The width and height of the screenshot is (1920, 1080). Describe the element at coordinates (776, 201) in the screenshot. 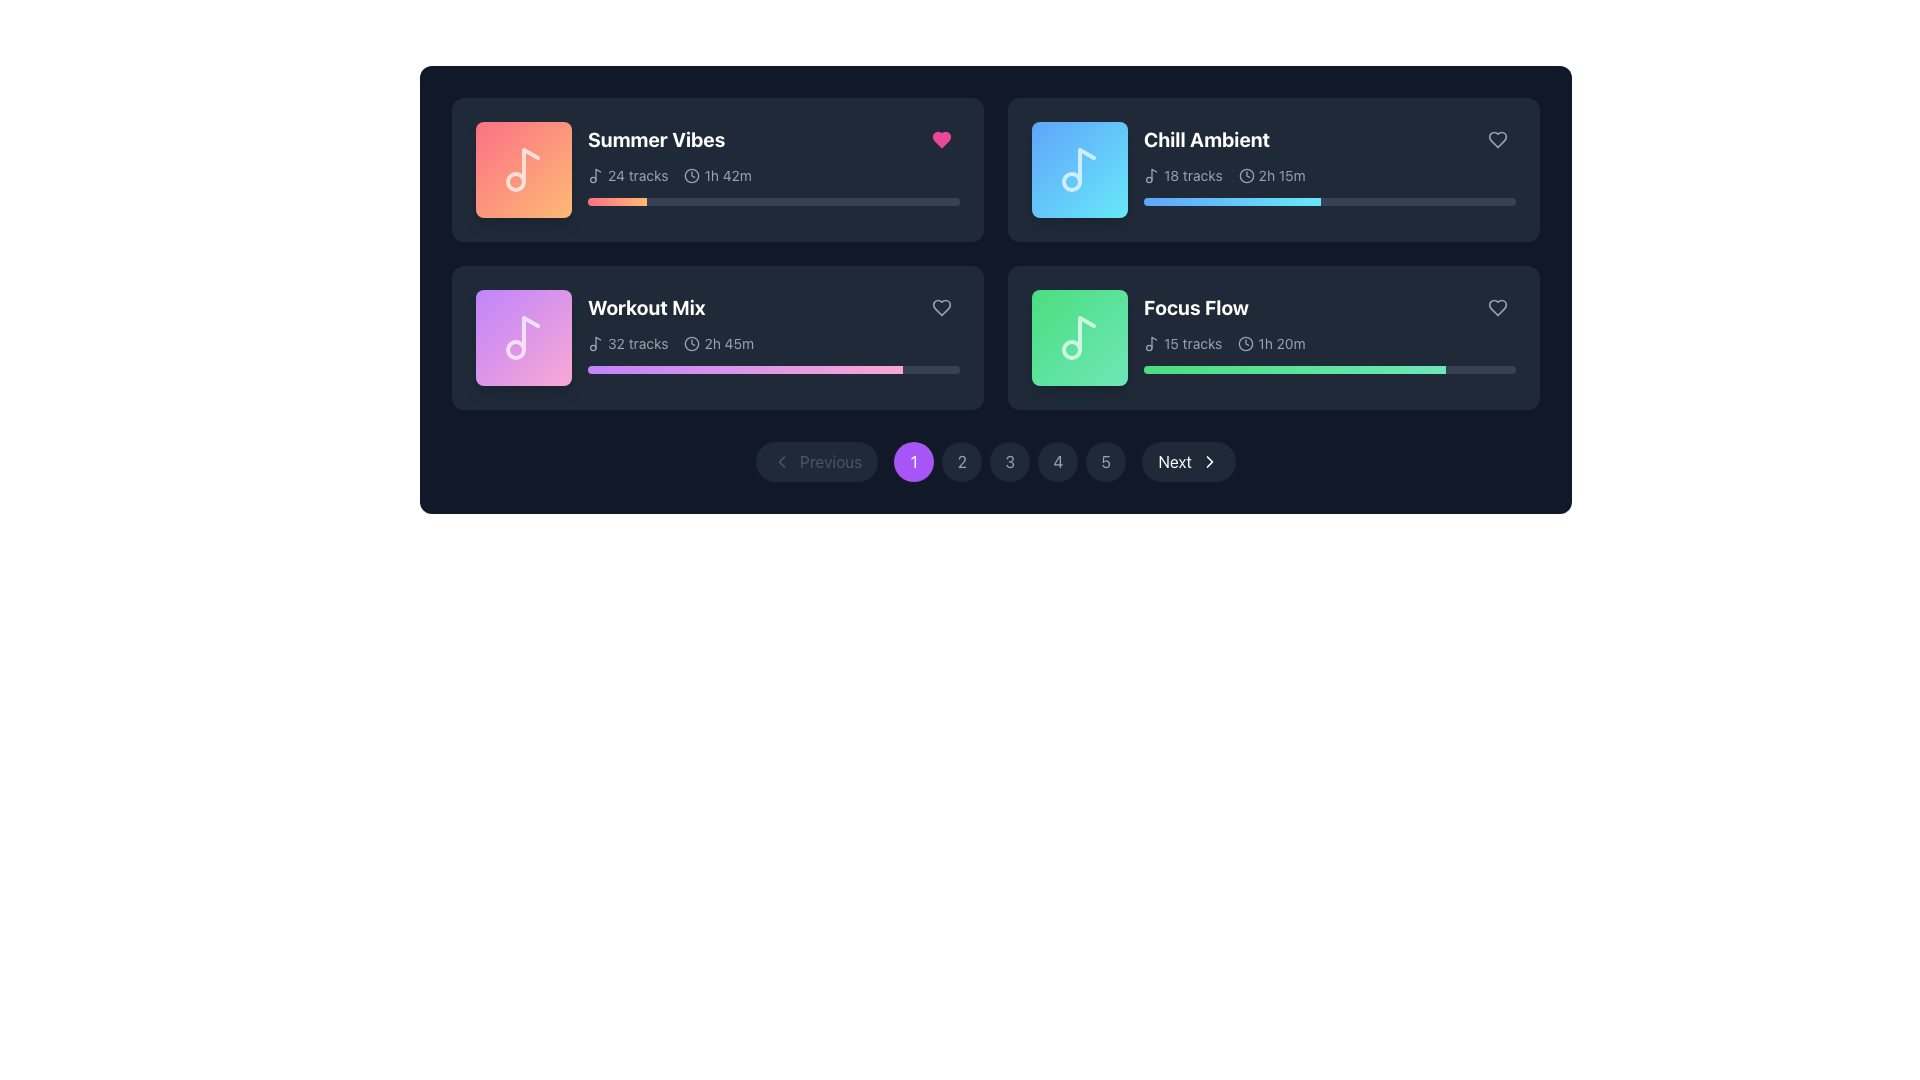

I see `the progress` at that location.